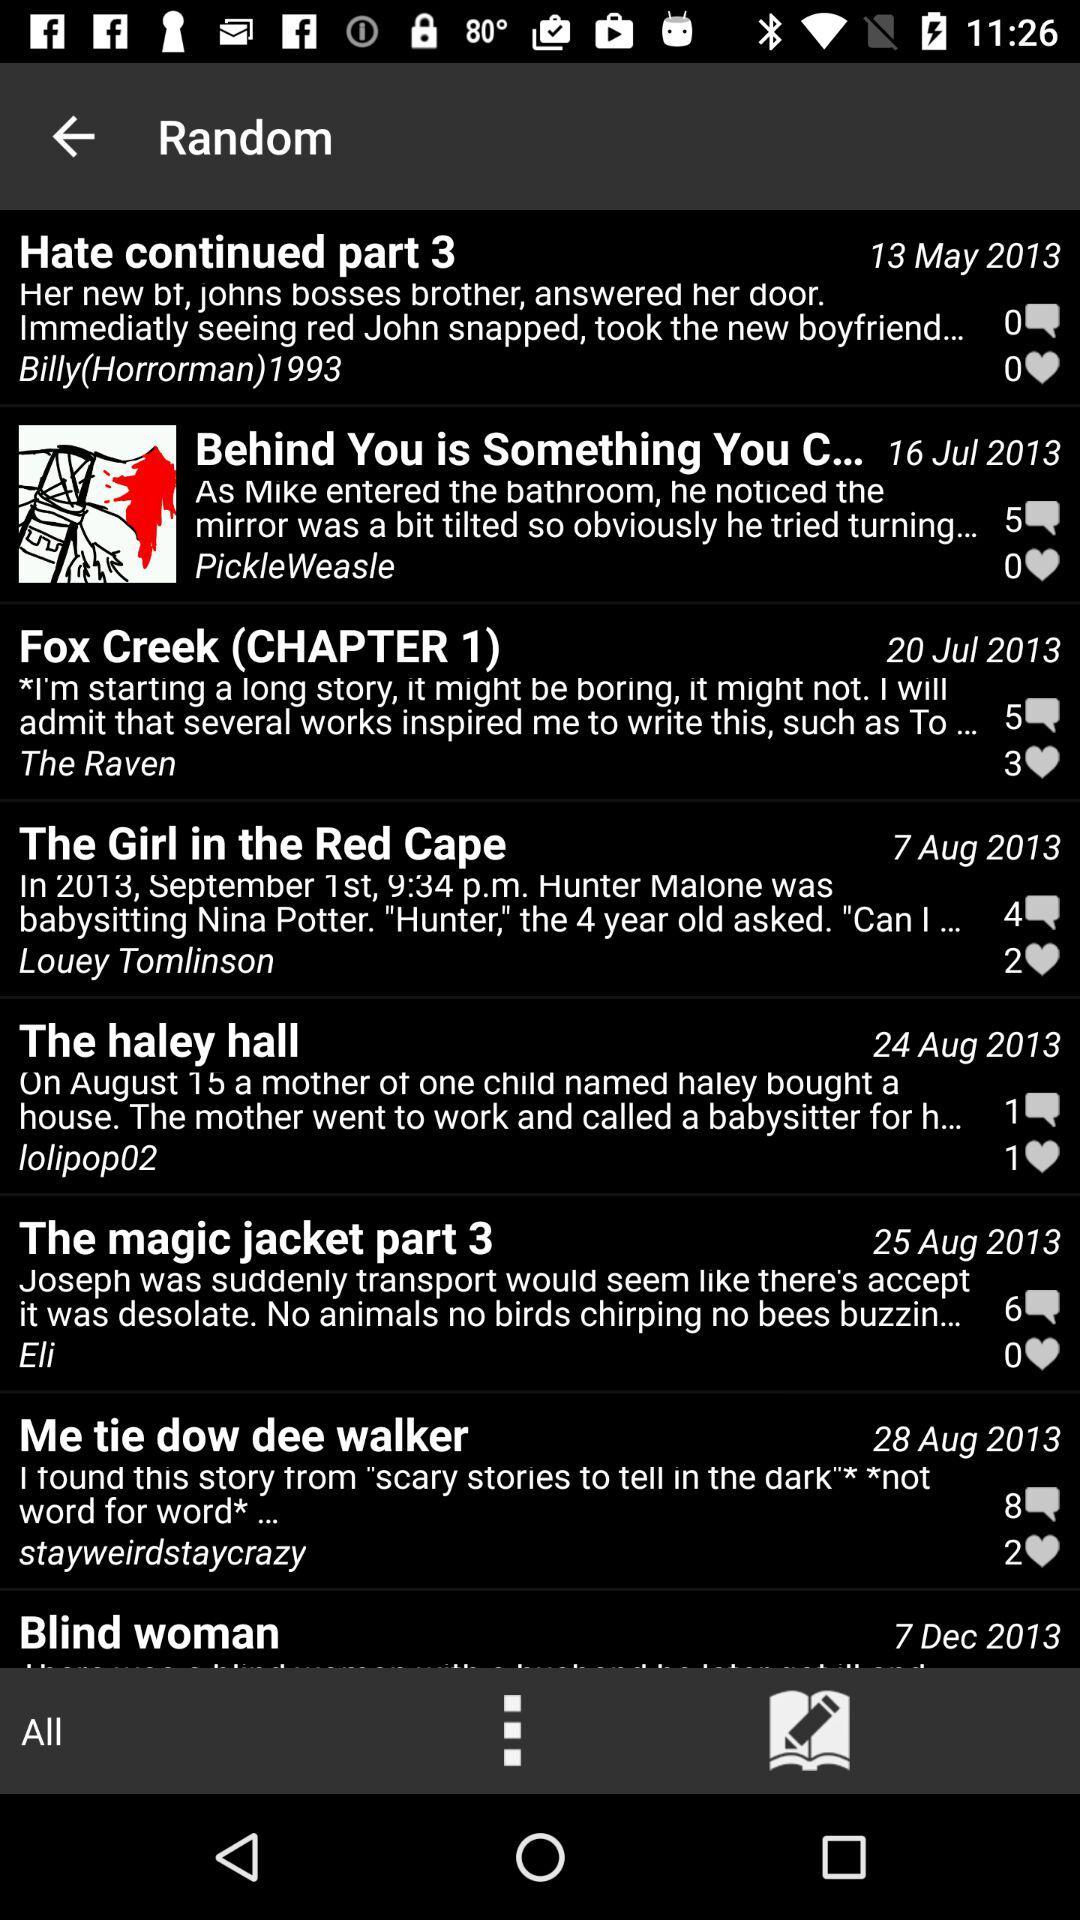 The image size is (1080, 1920). What do you see at coordinates (72, 135) in the screenshot?
I see `the item above the hate continued part` at bounding box center [72, 135].